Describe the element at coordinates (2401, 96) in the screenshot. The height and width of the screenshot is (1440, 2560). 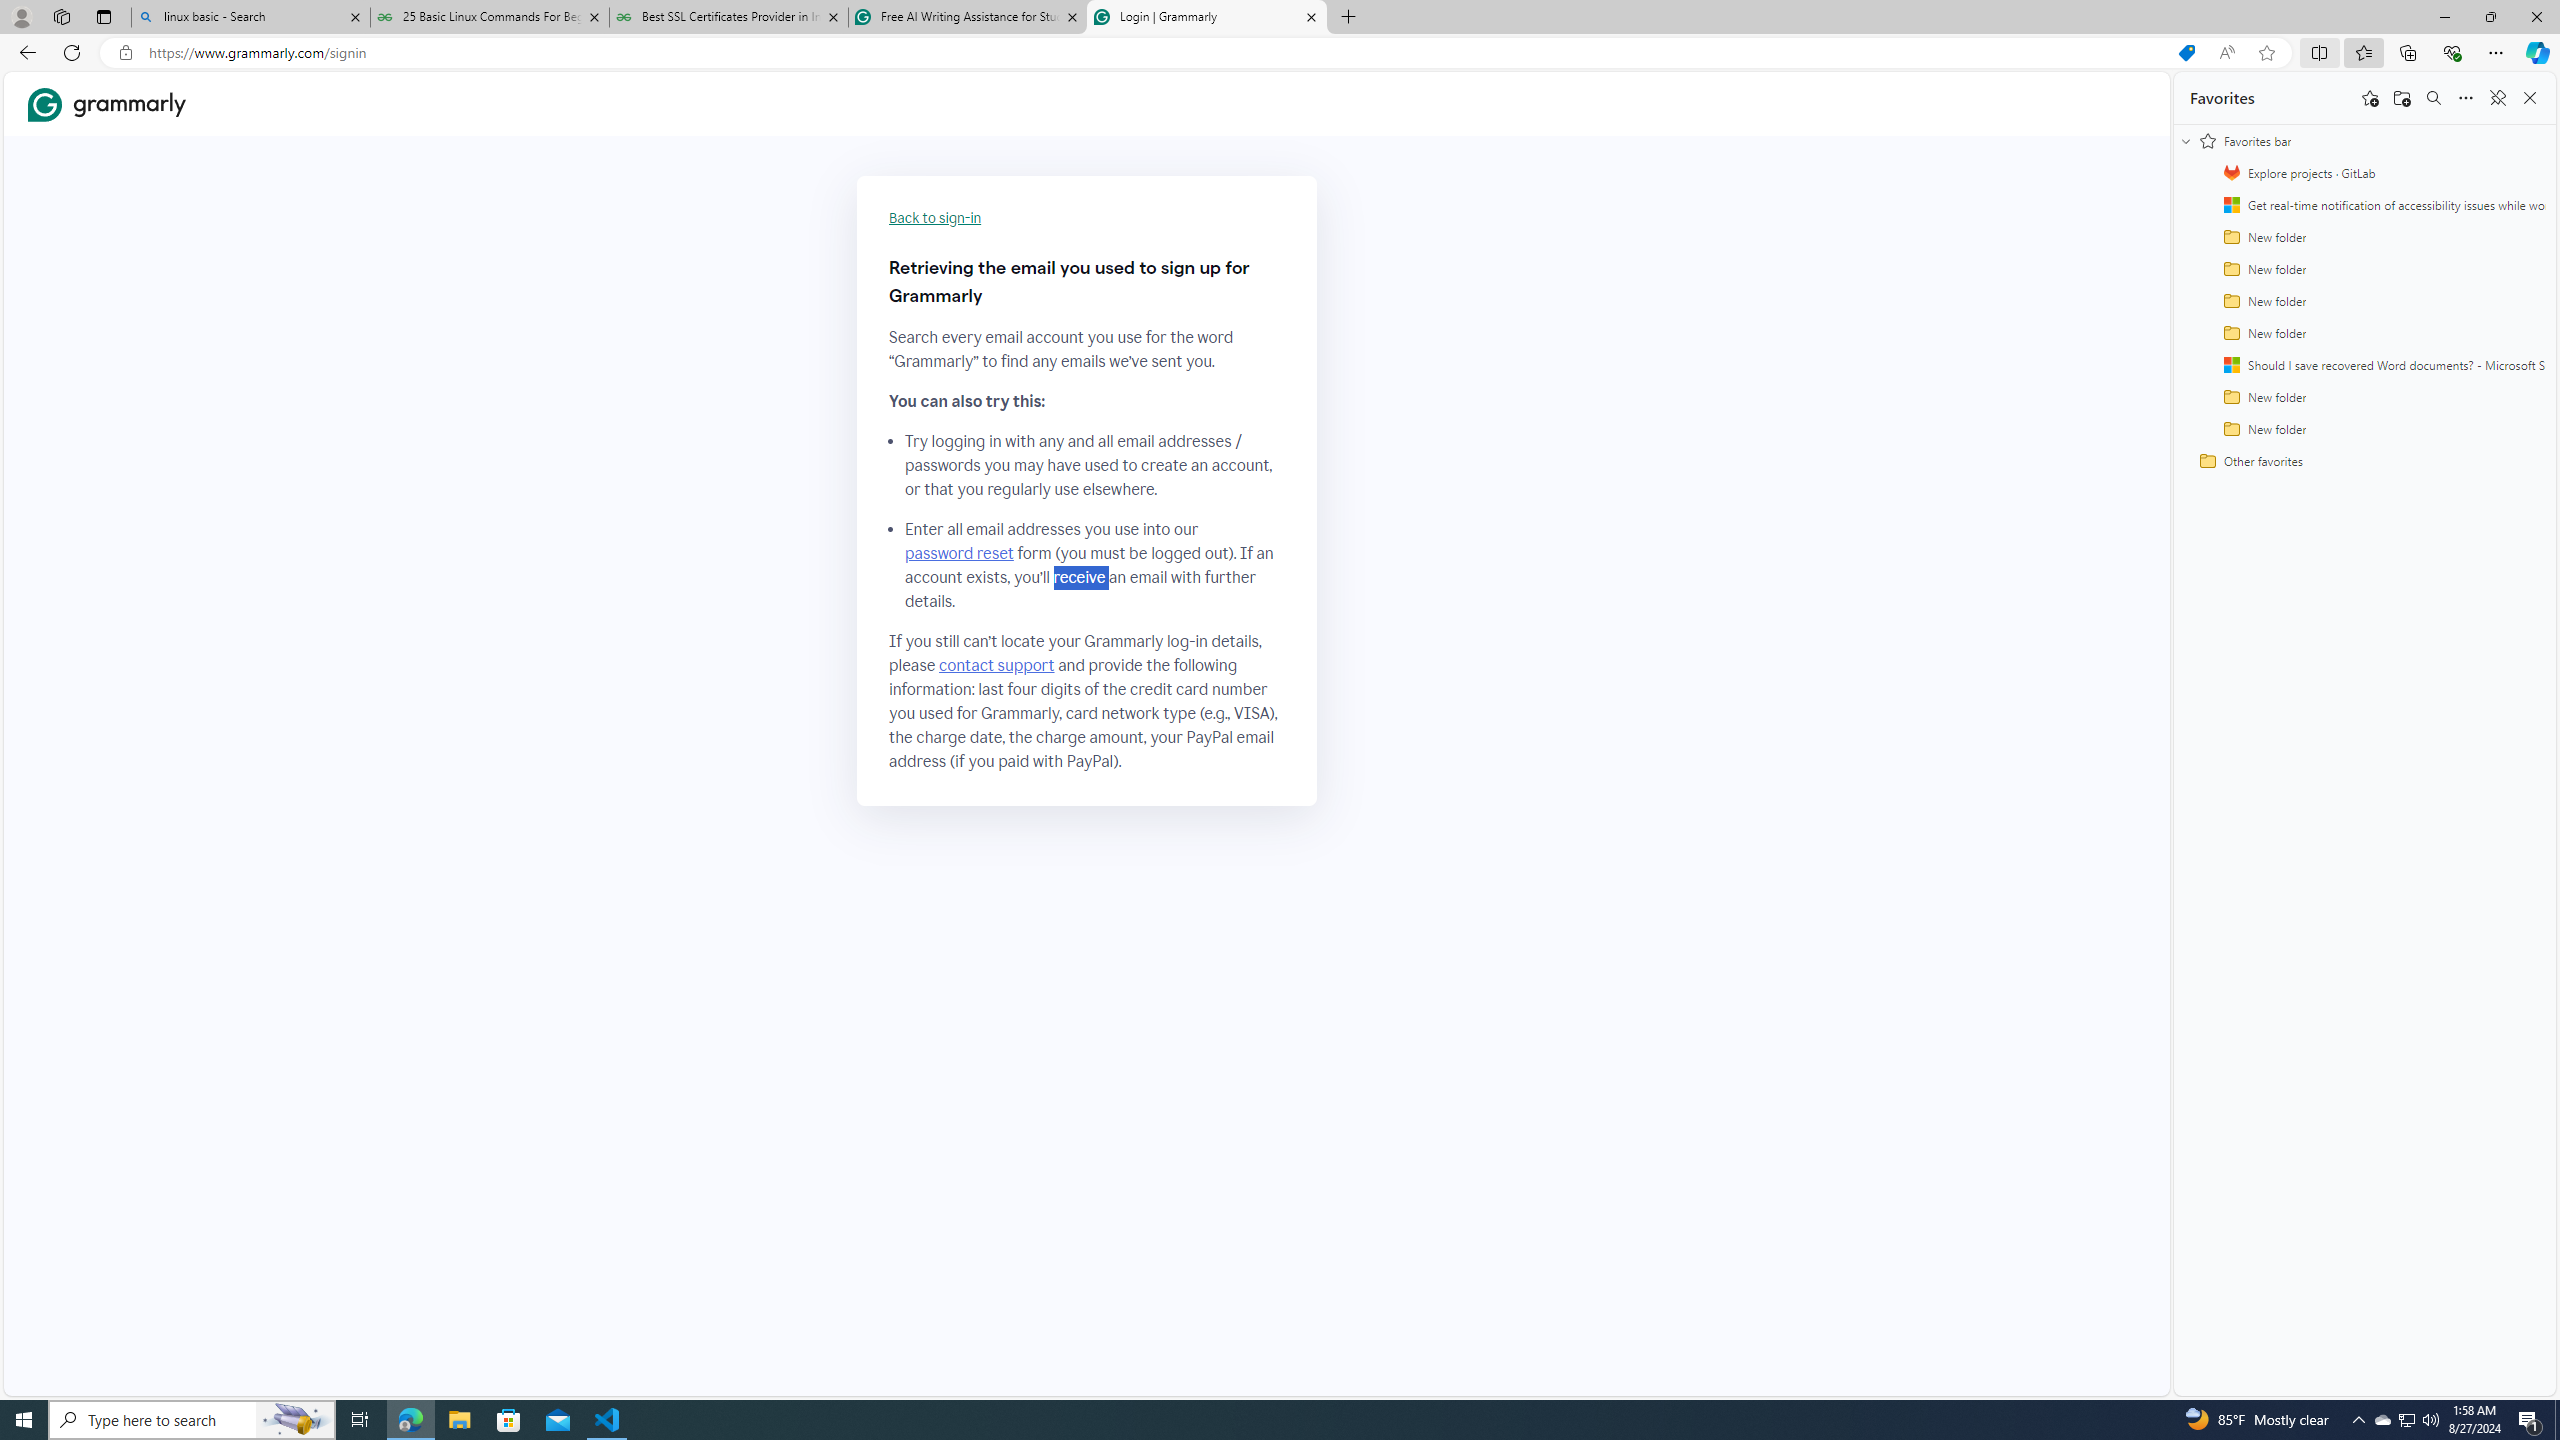
I see `'Add folder'` at that location.